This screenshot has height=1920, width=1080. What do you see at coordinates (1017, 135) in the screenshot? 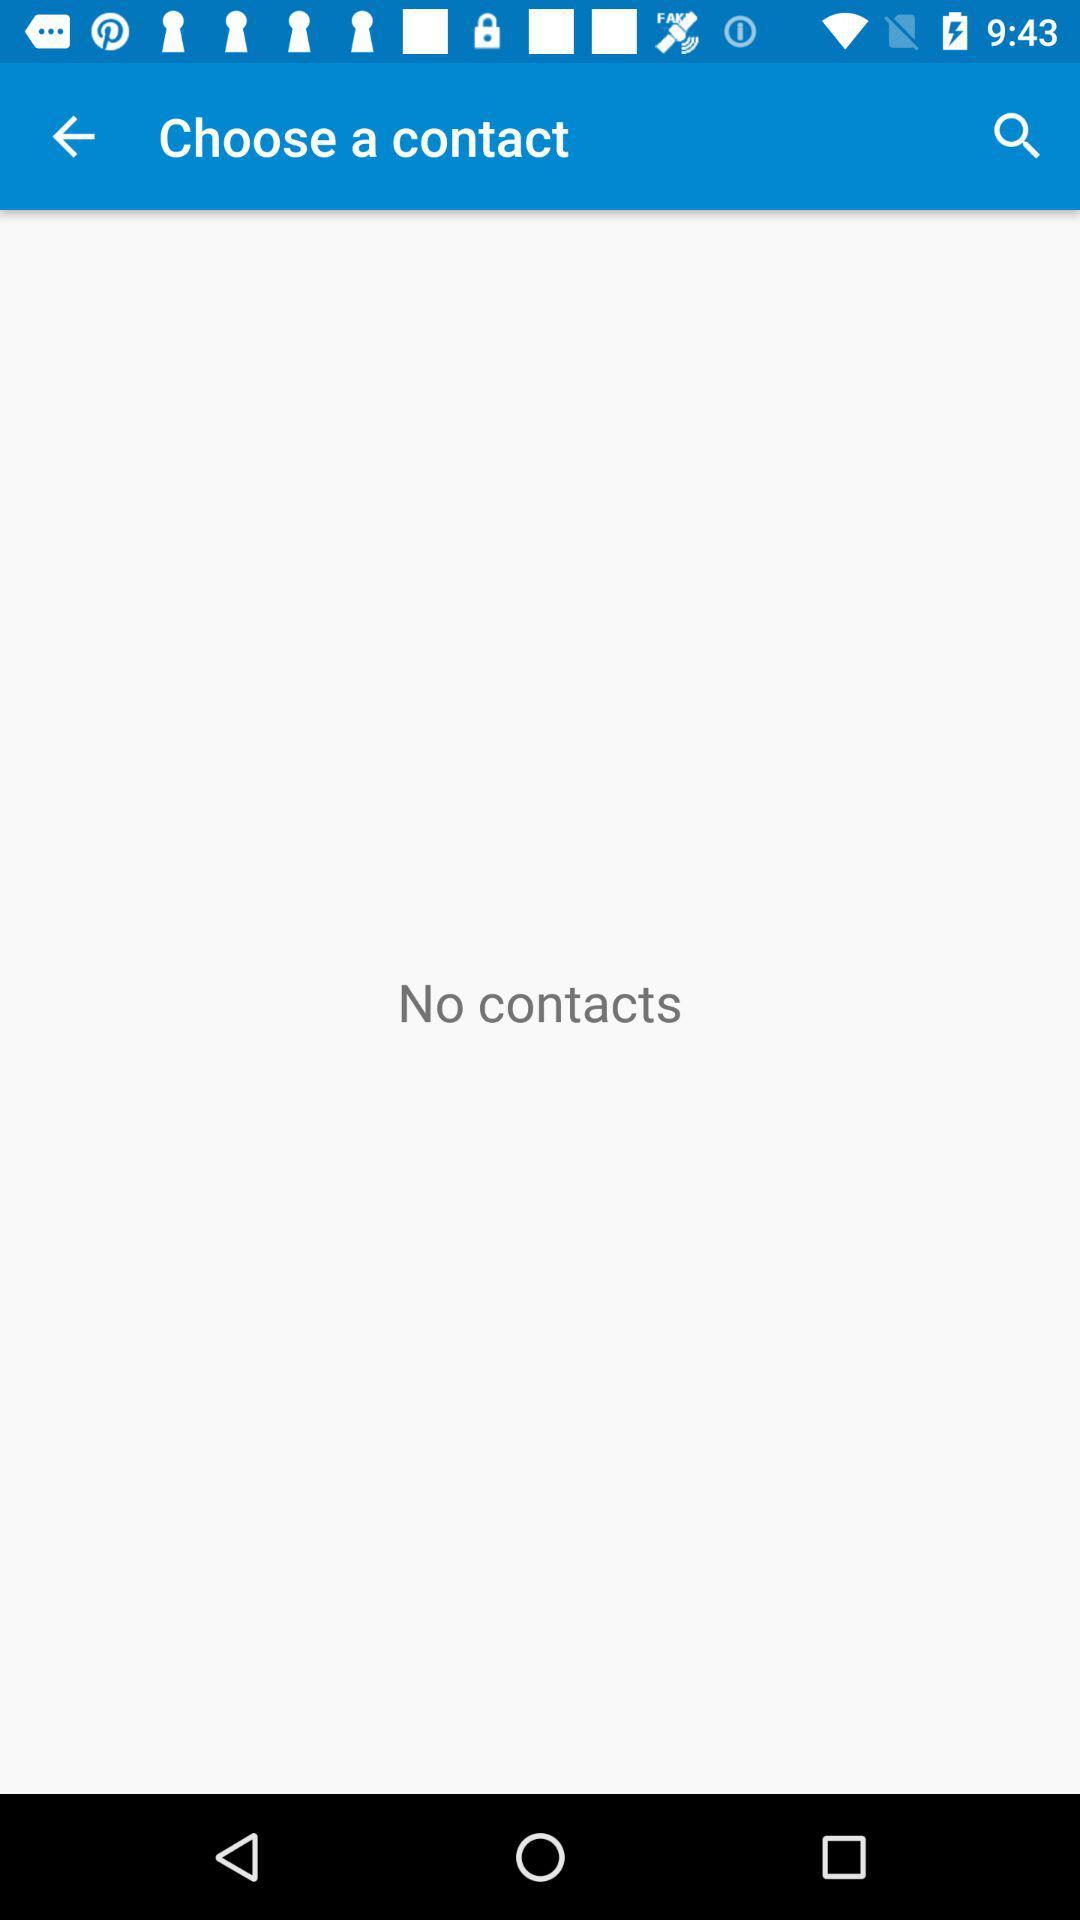
I see `icon at the top right corner` at bounding box center [1017, 135].